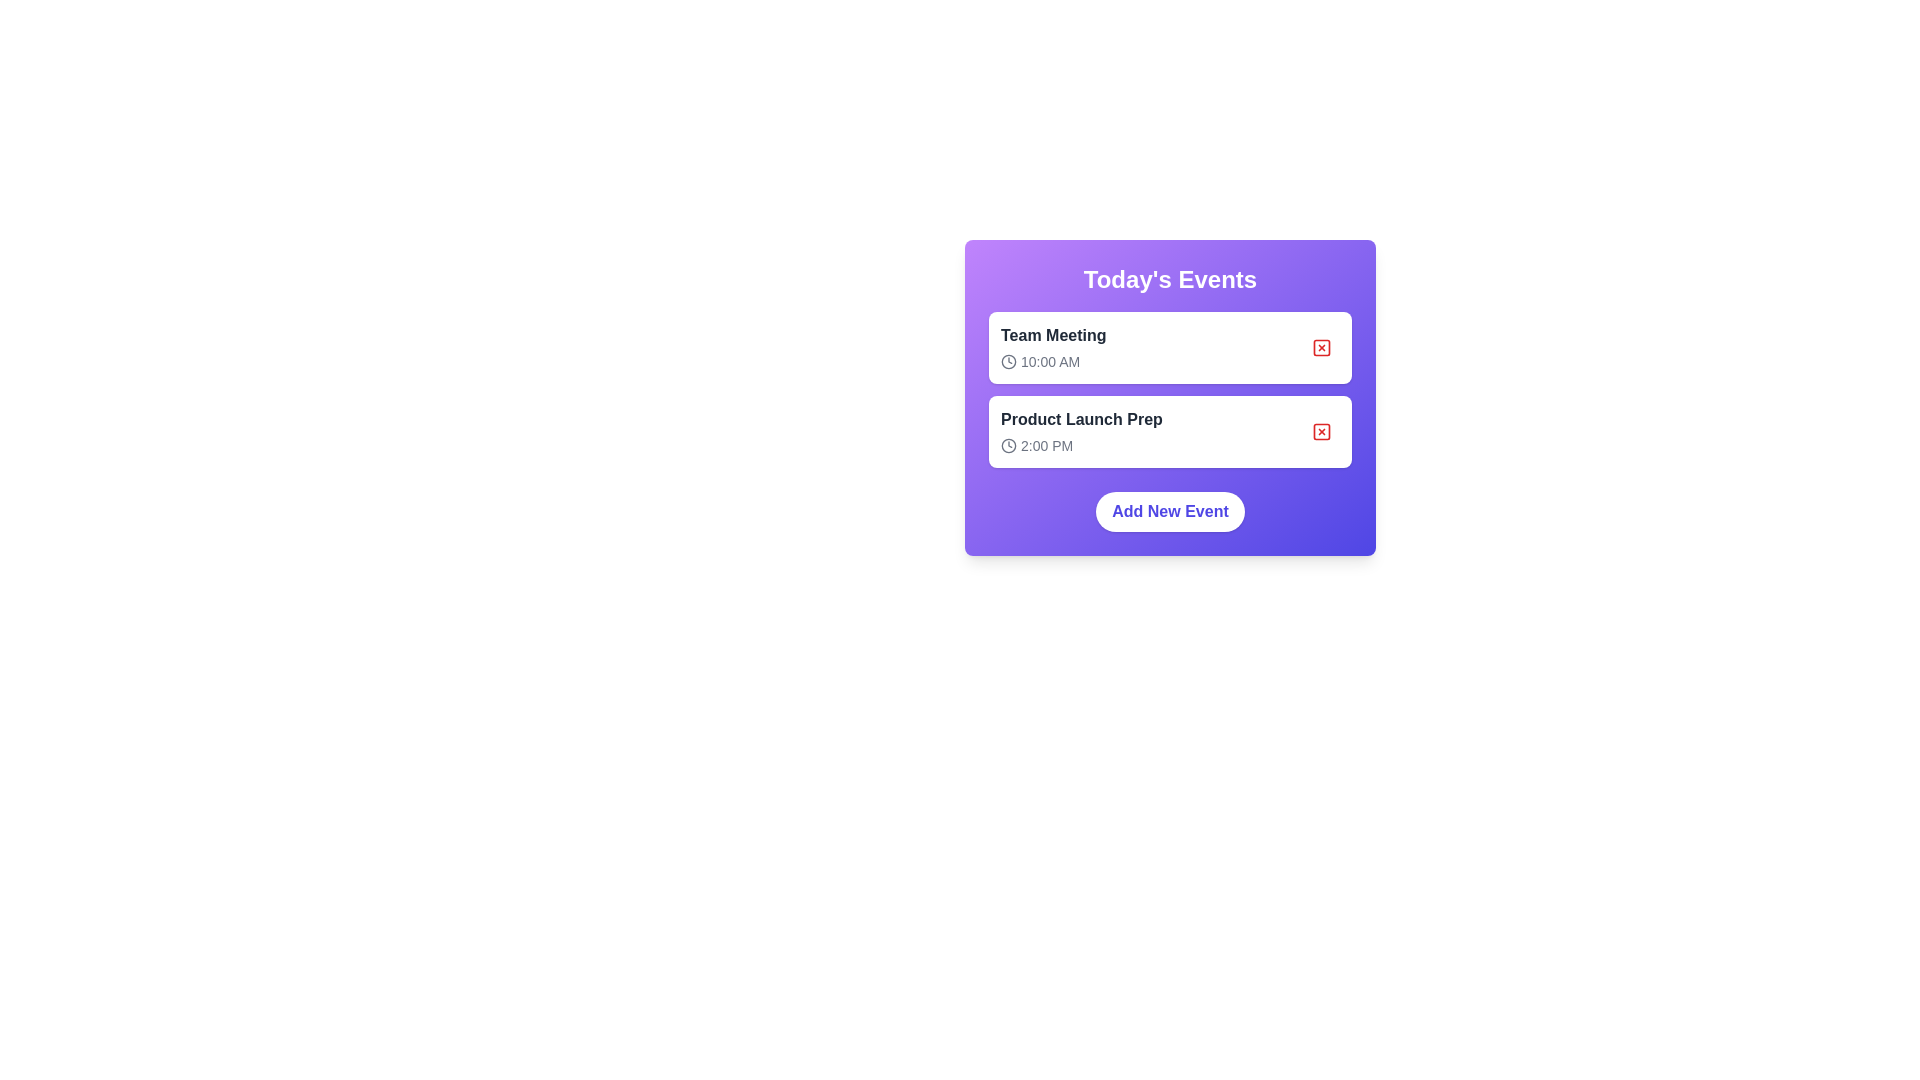 This screenshot has width=1920, height=1080. What do you see at coordinates (1170, 511) in the screenshot?
I see `the distinct button located in the purple panel titled 'Today's Events' at the bottom center` at bounding box center [1170, 511].